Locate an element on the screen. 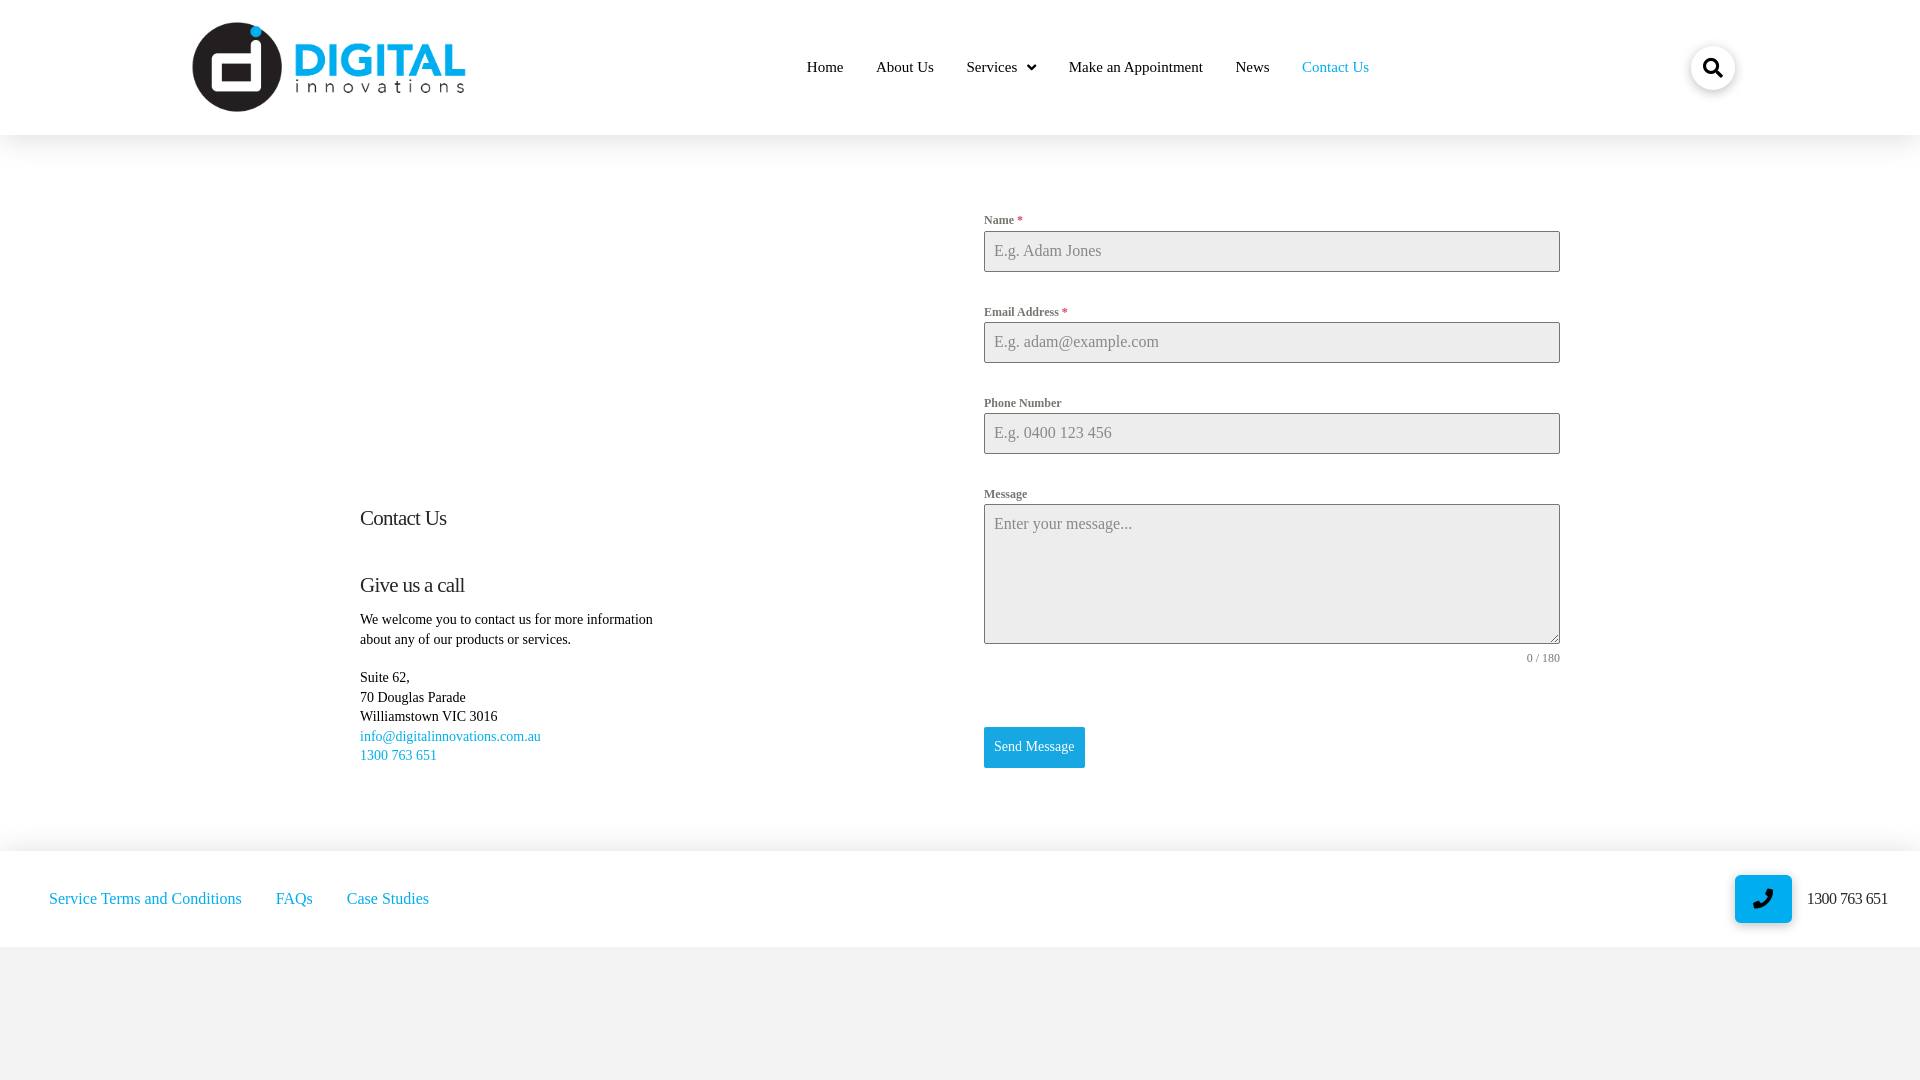 Image resolution: width=1920 pixels, height=1080 pixels. 'News' is located at coordinates (1251, 67).